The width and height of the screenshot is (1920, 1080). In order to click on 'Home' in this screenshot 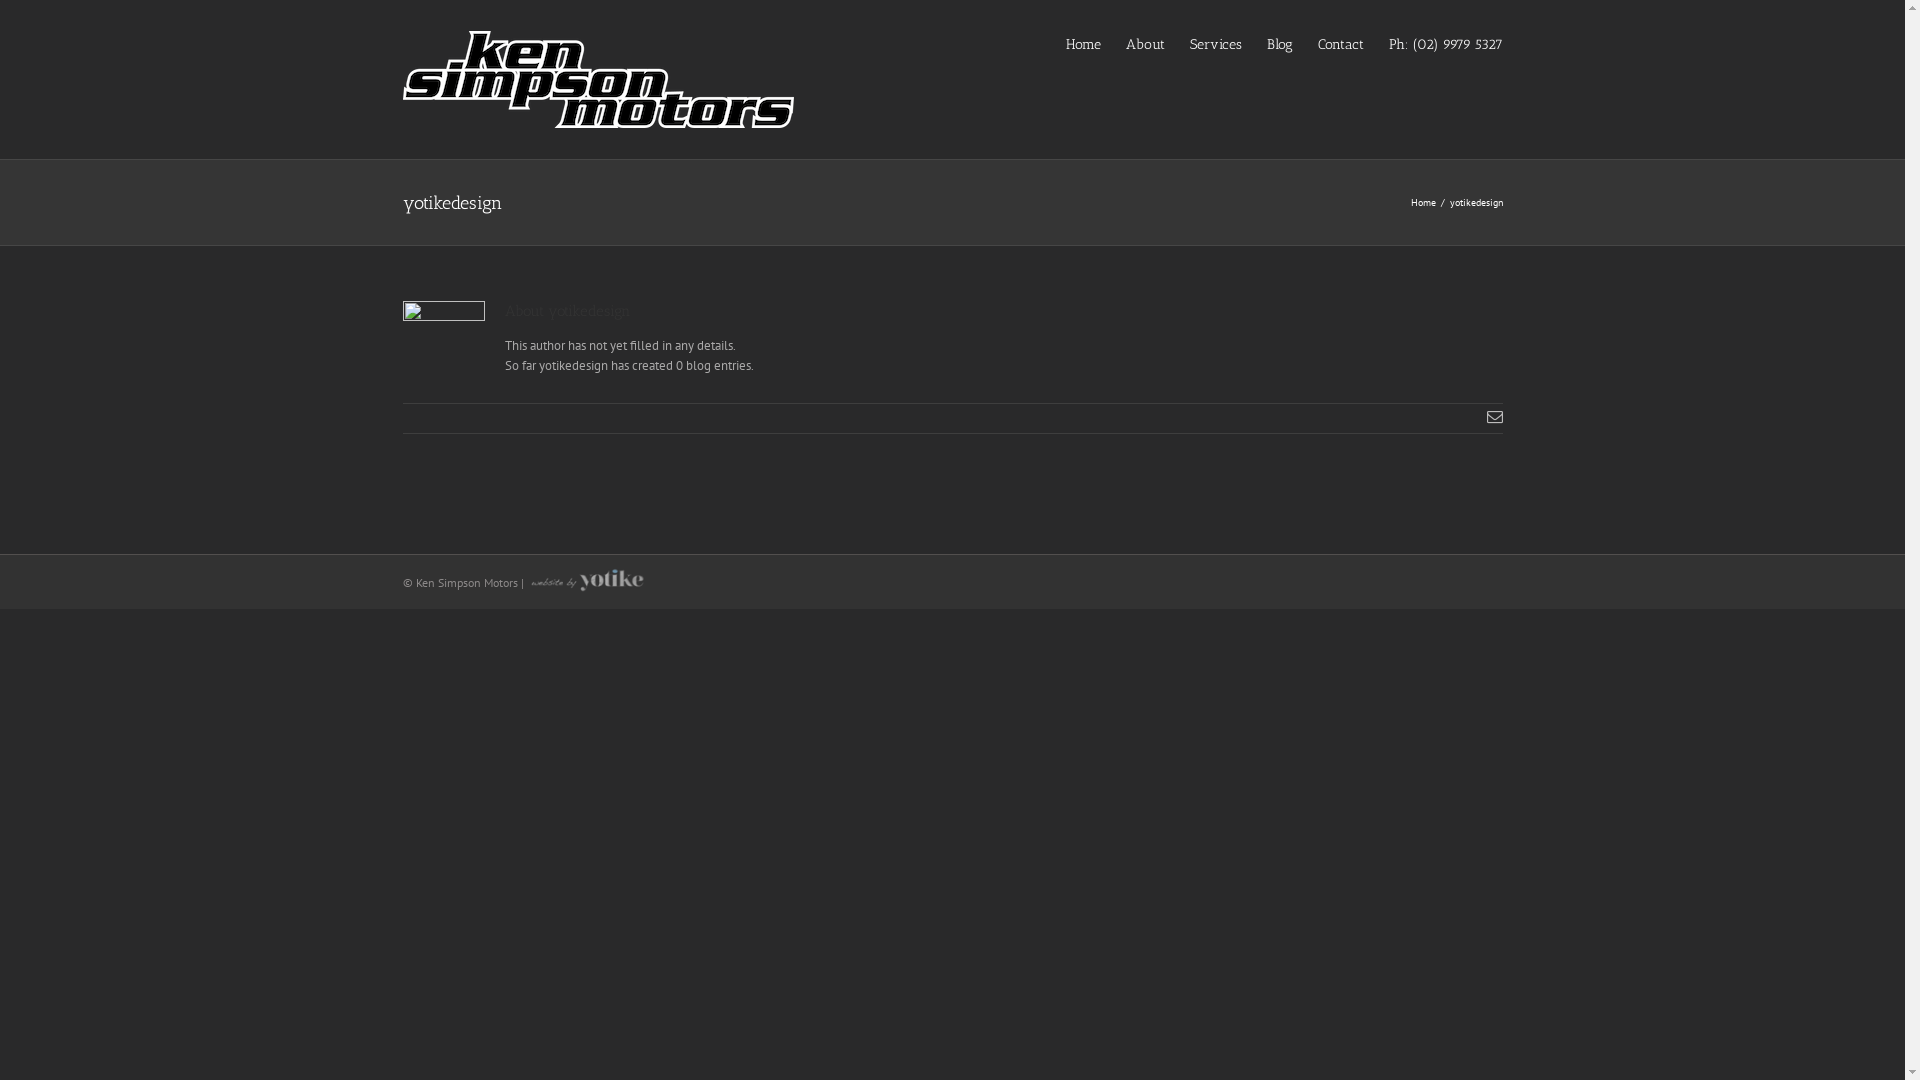, I will do `click(1421, 202)`.